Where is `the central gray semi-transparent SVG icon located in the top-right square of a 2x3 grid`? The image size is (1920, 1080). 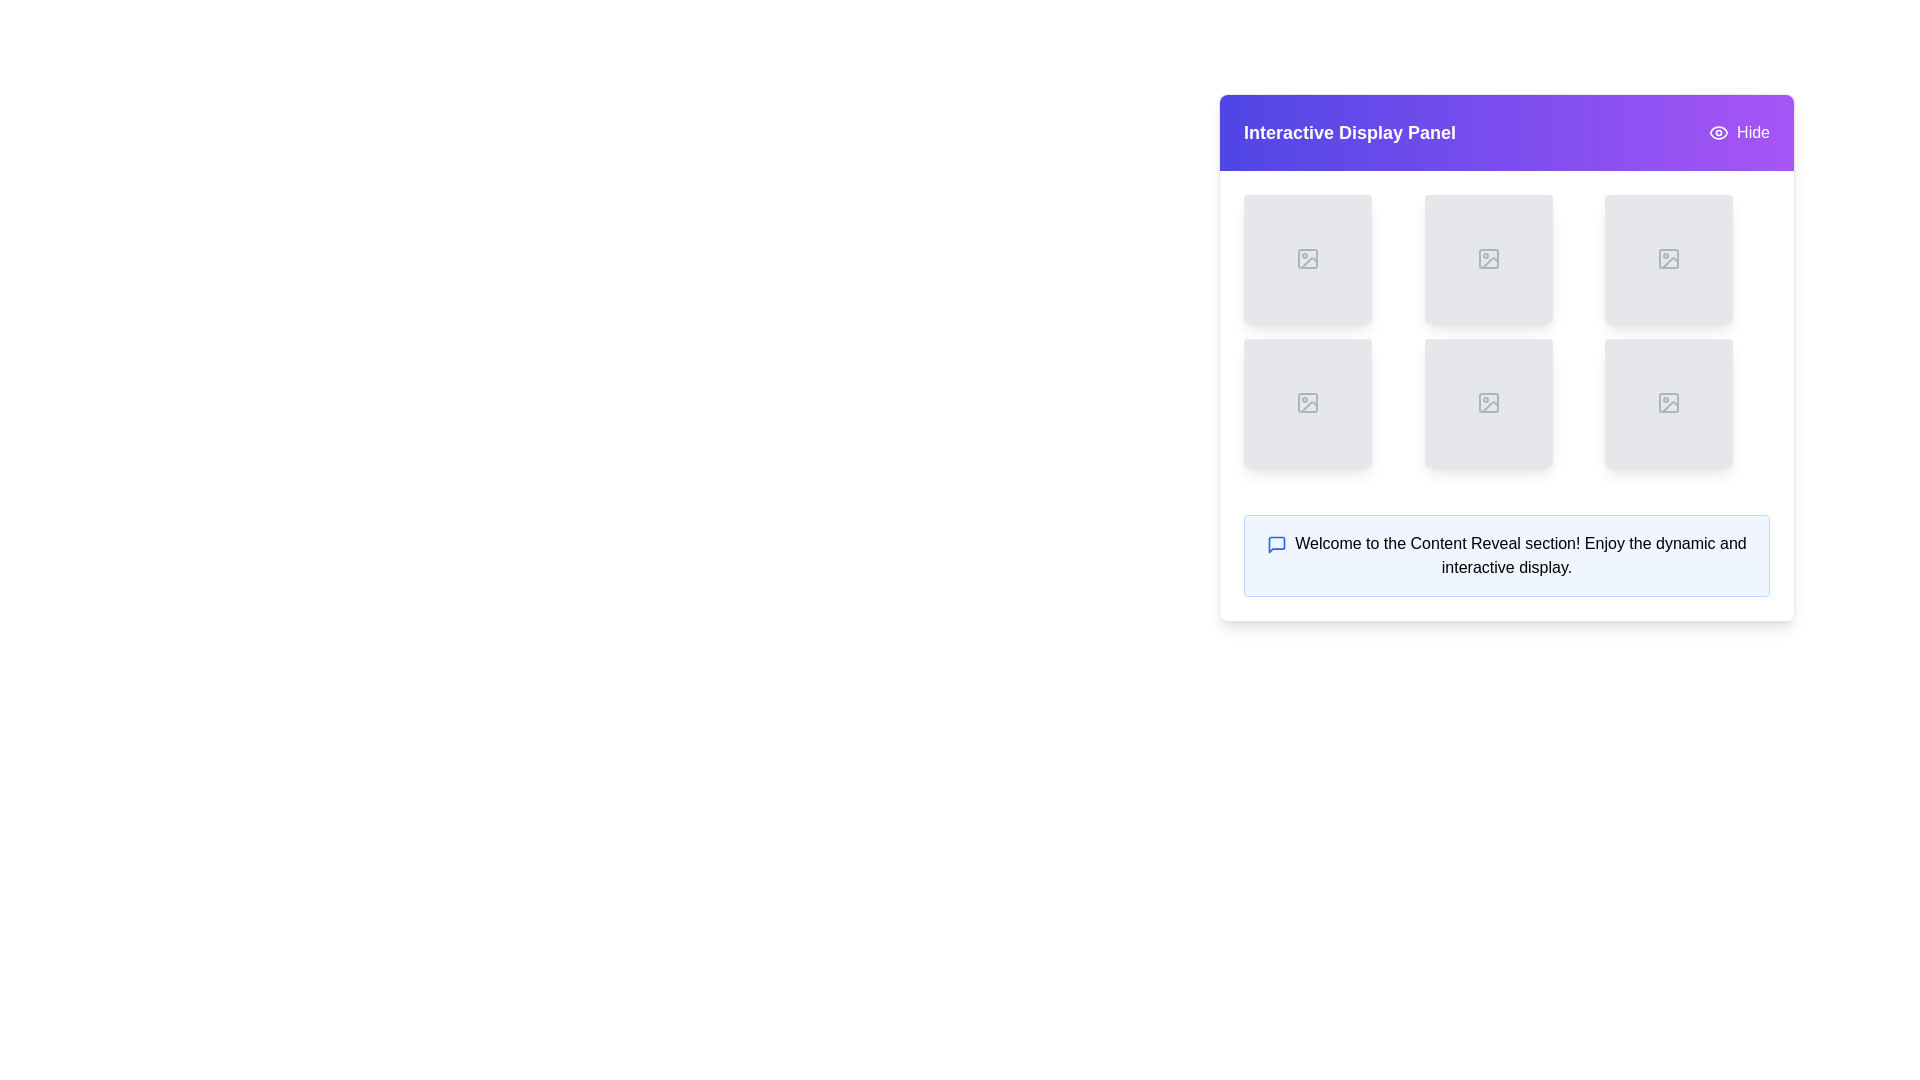
the central gray semi-transparent SVG icon located in the top-right square of a 2x3 grid is located at coordinates (1669, 257).